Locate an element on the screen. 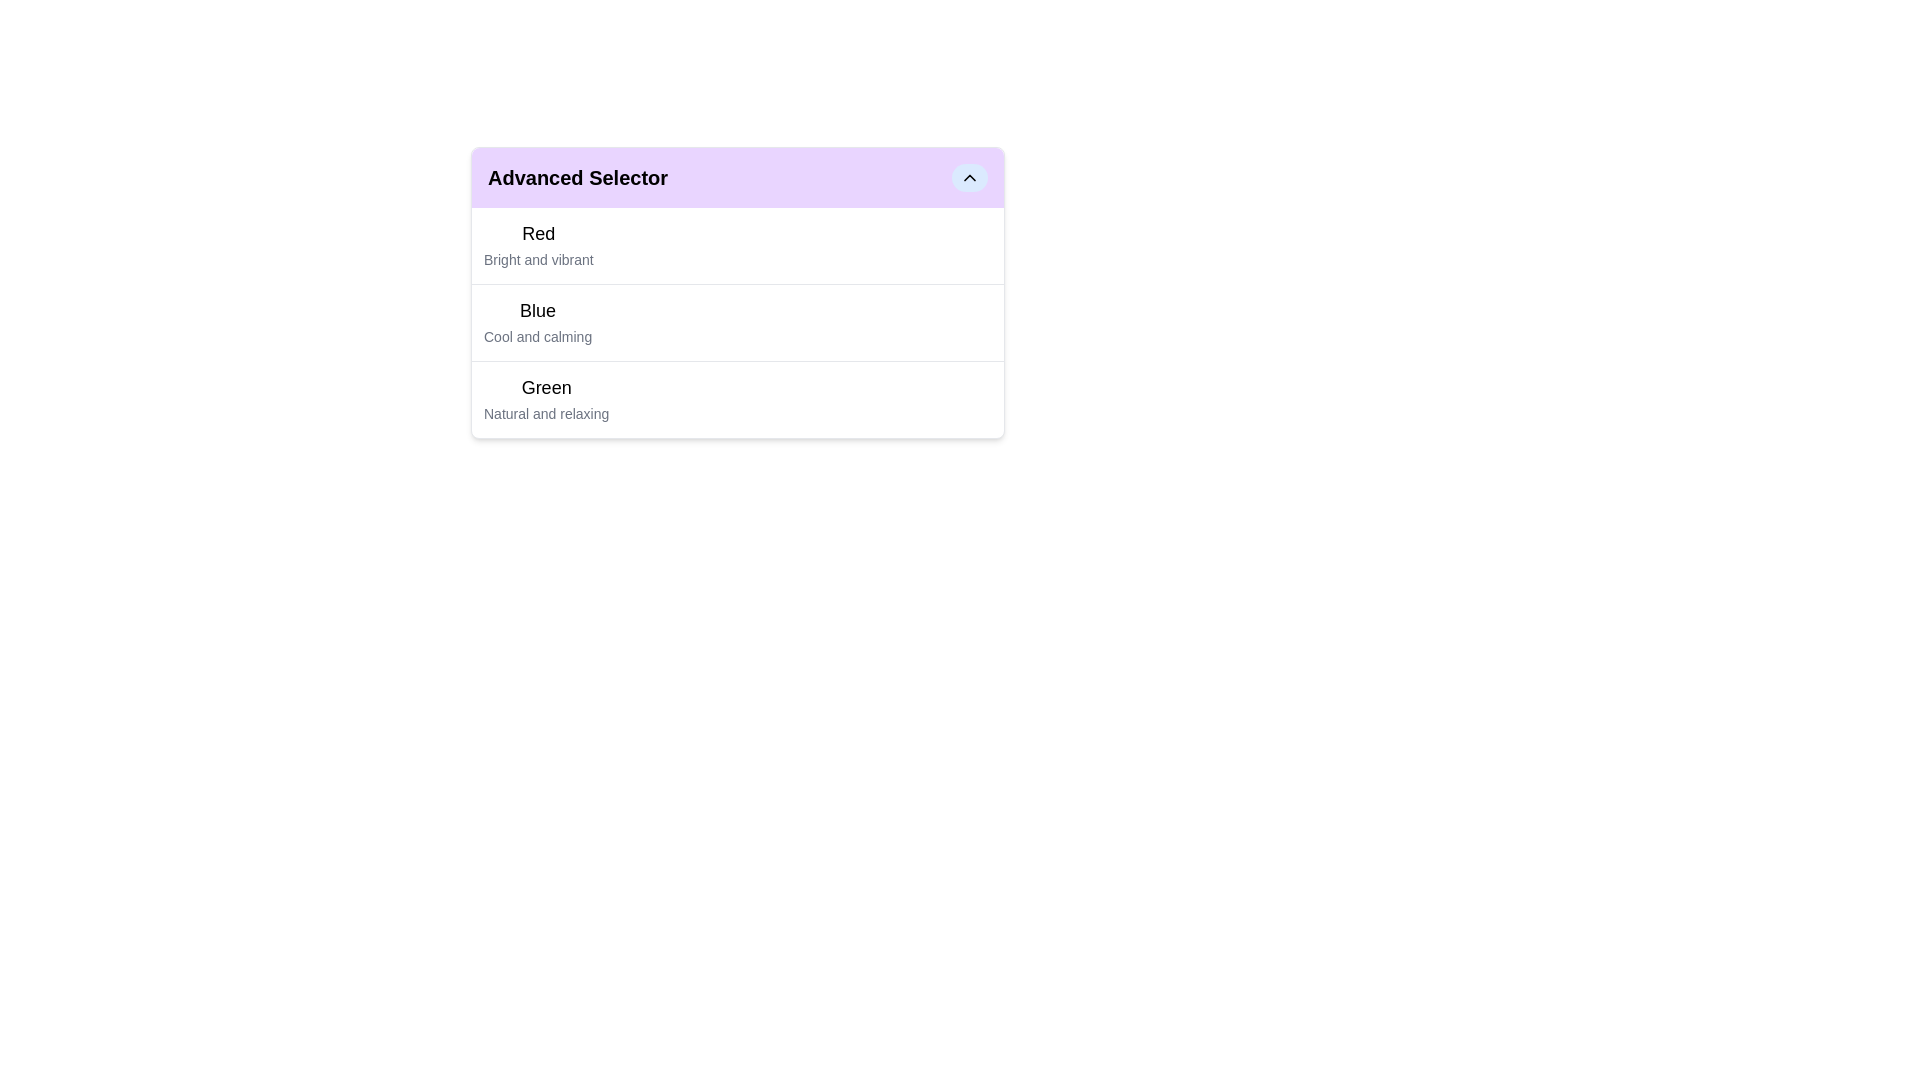 The height and width of the screenshot is (1080, 1920). the text label that reads 'Natural and relaxing', styled with a small font and muted gray color, located directly below the title 'Green' in the Advanced Selector component is located at coordinates (546, 412).